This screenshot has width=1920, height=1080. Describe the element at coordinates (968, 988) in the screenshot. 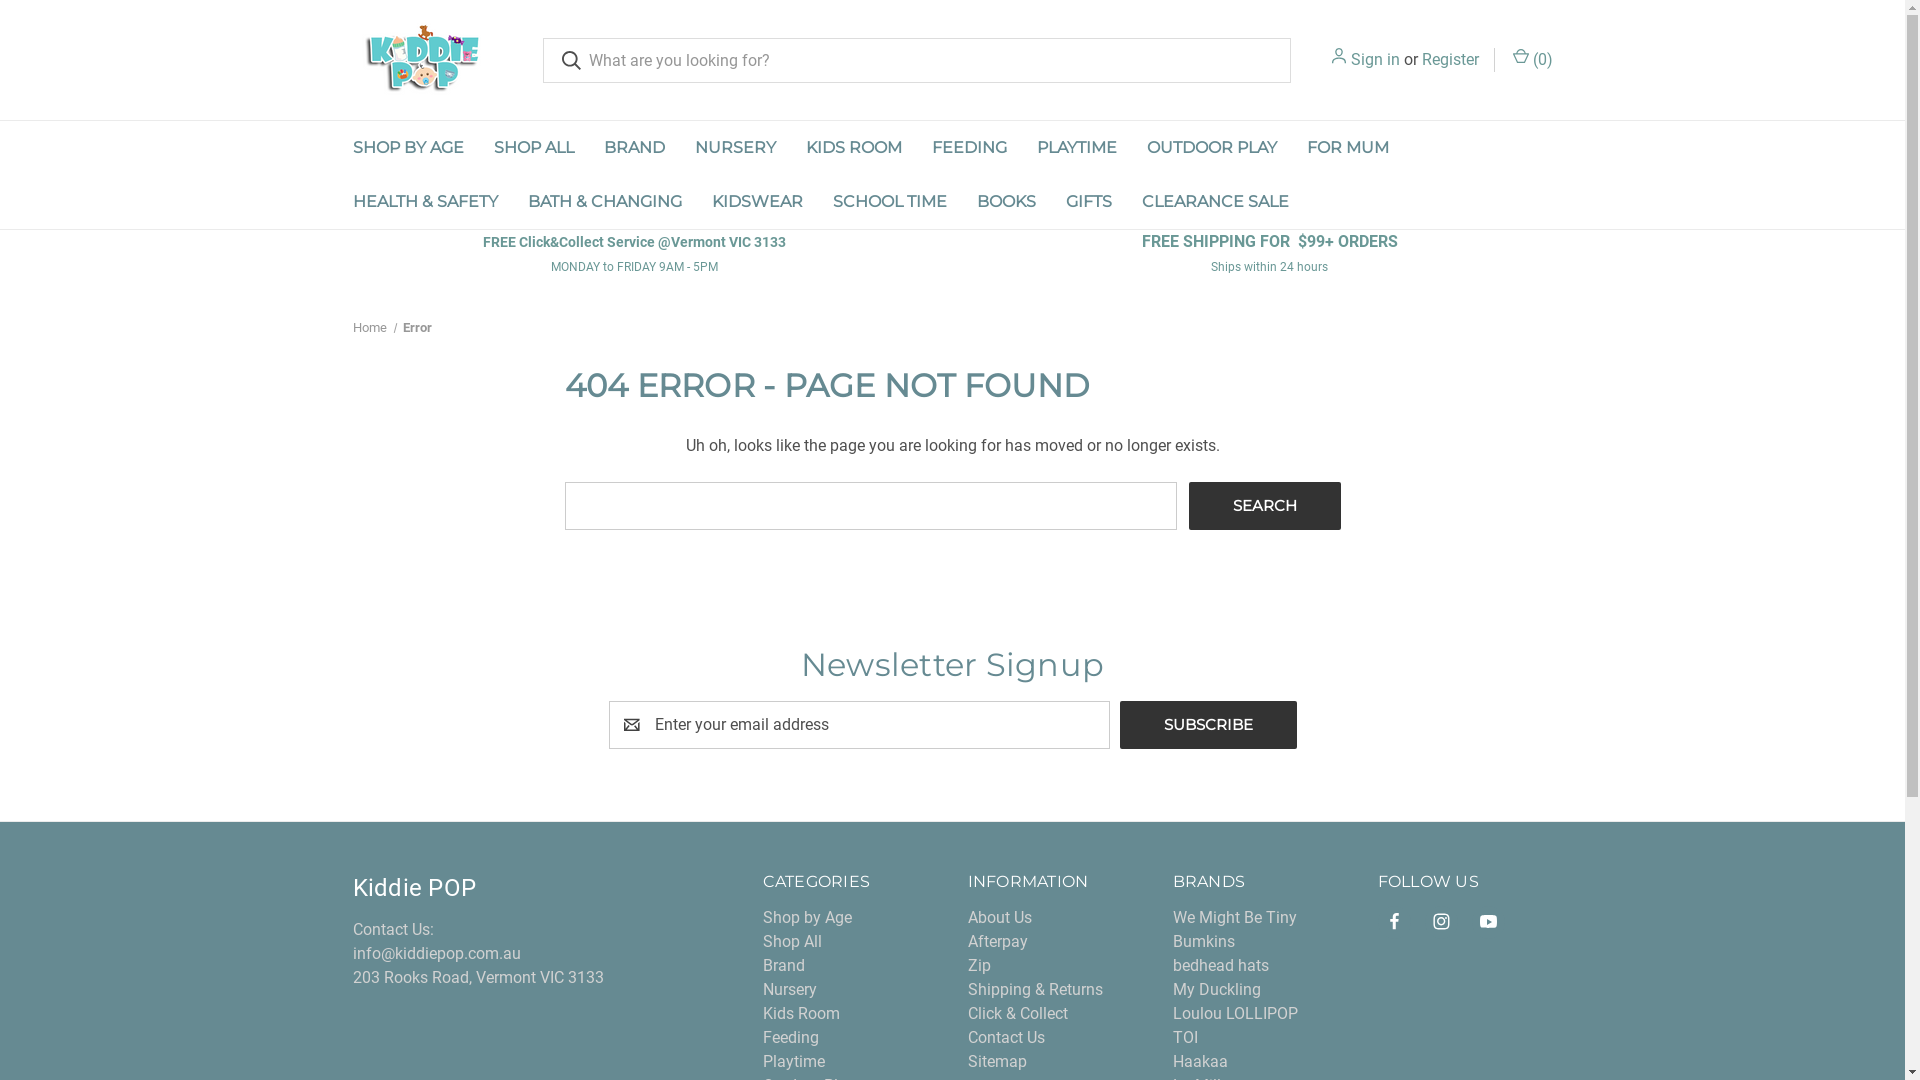

I see `'Shipping & Returns'` at that location.